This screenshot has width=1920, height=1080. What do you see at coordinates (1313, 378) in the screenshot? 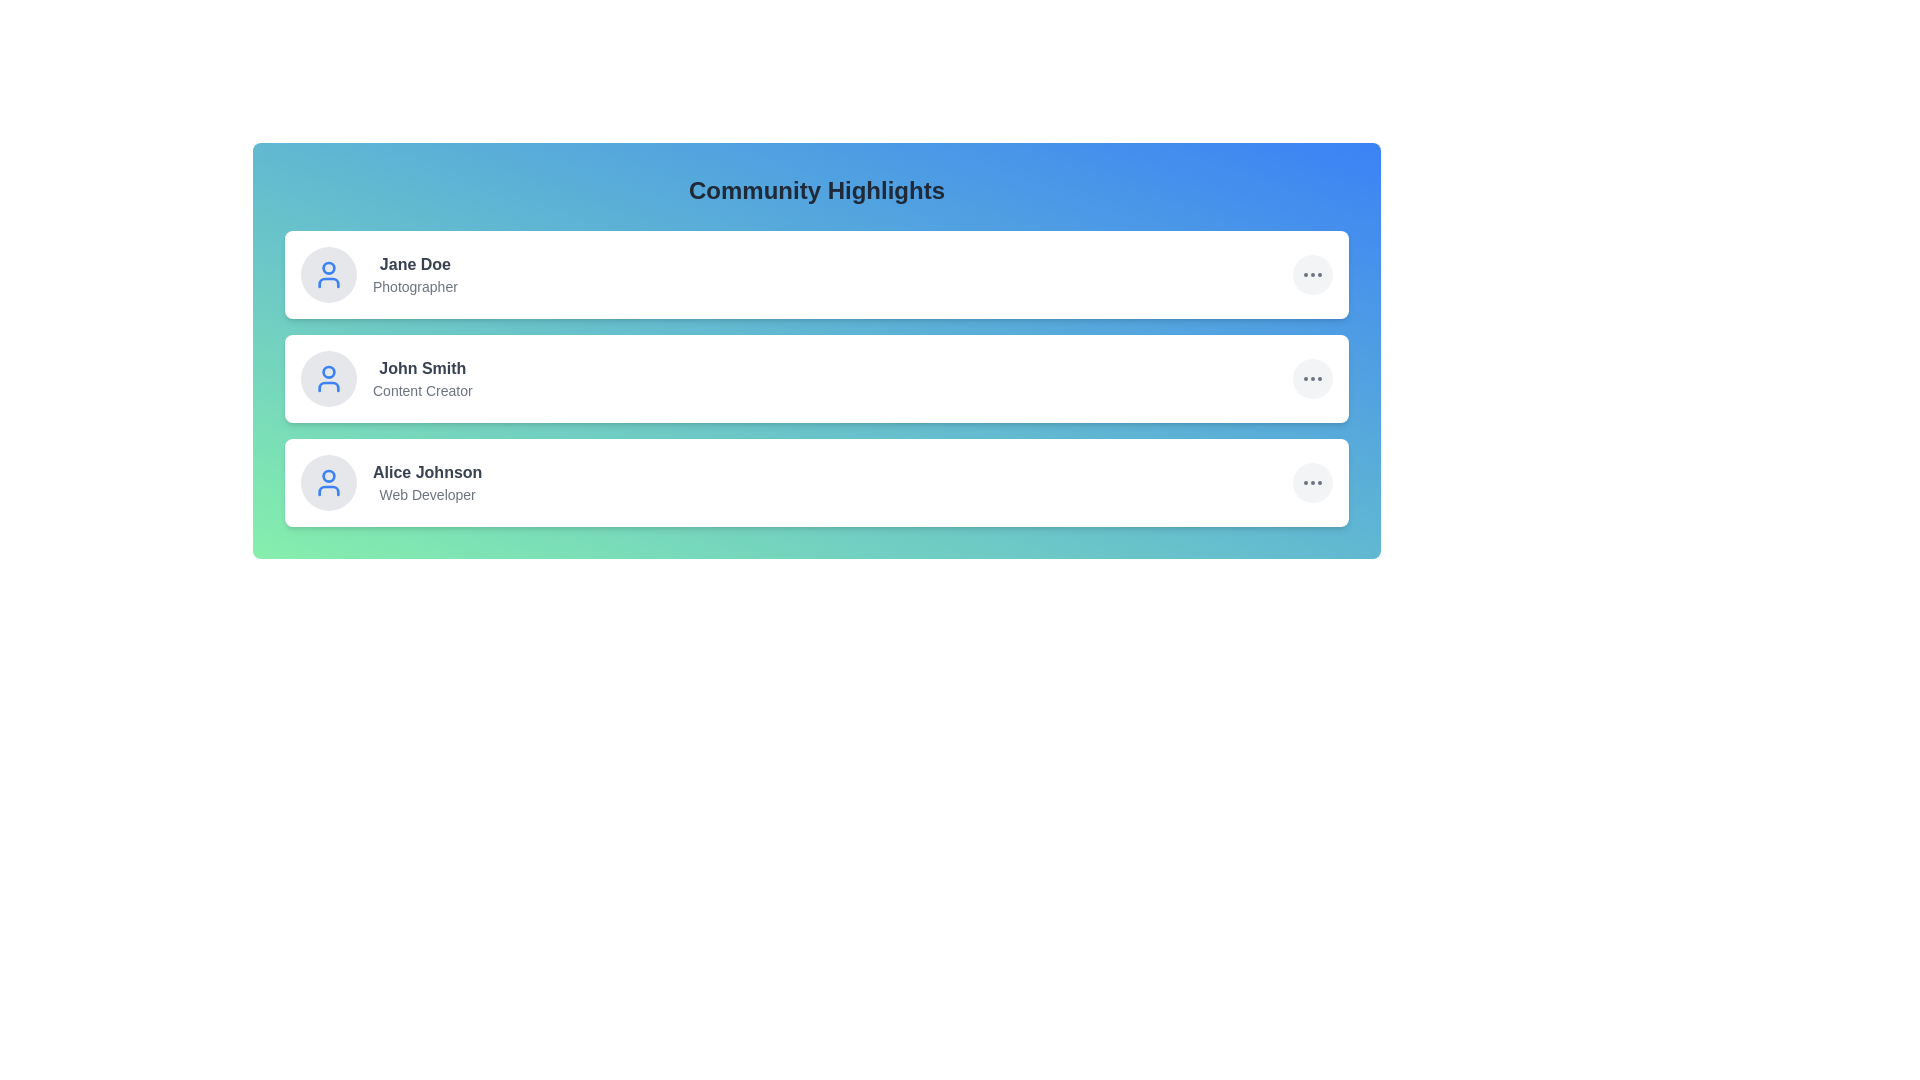
I see `the button with an ellipsis icon located at the far-right corner of the second card labeled 'John Smith Content Creator'` at bounding box center [1313, 378].